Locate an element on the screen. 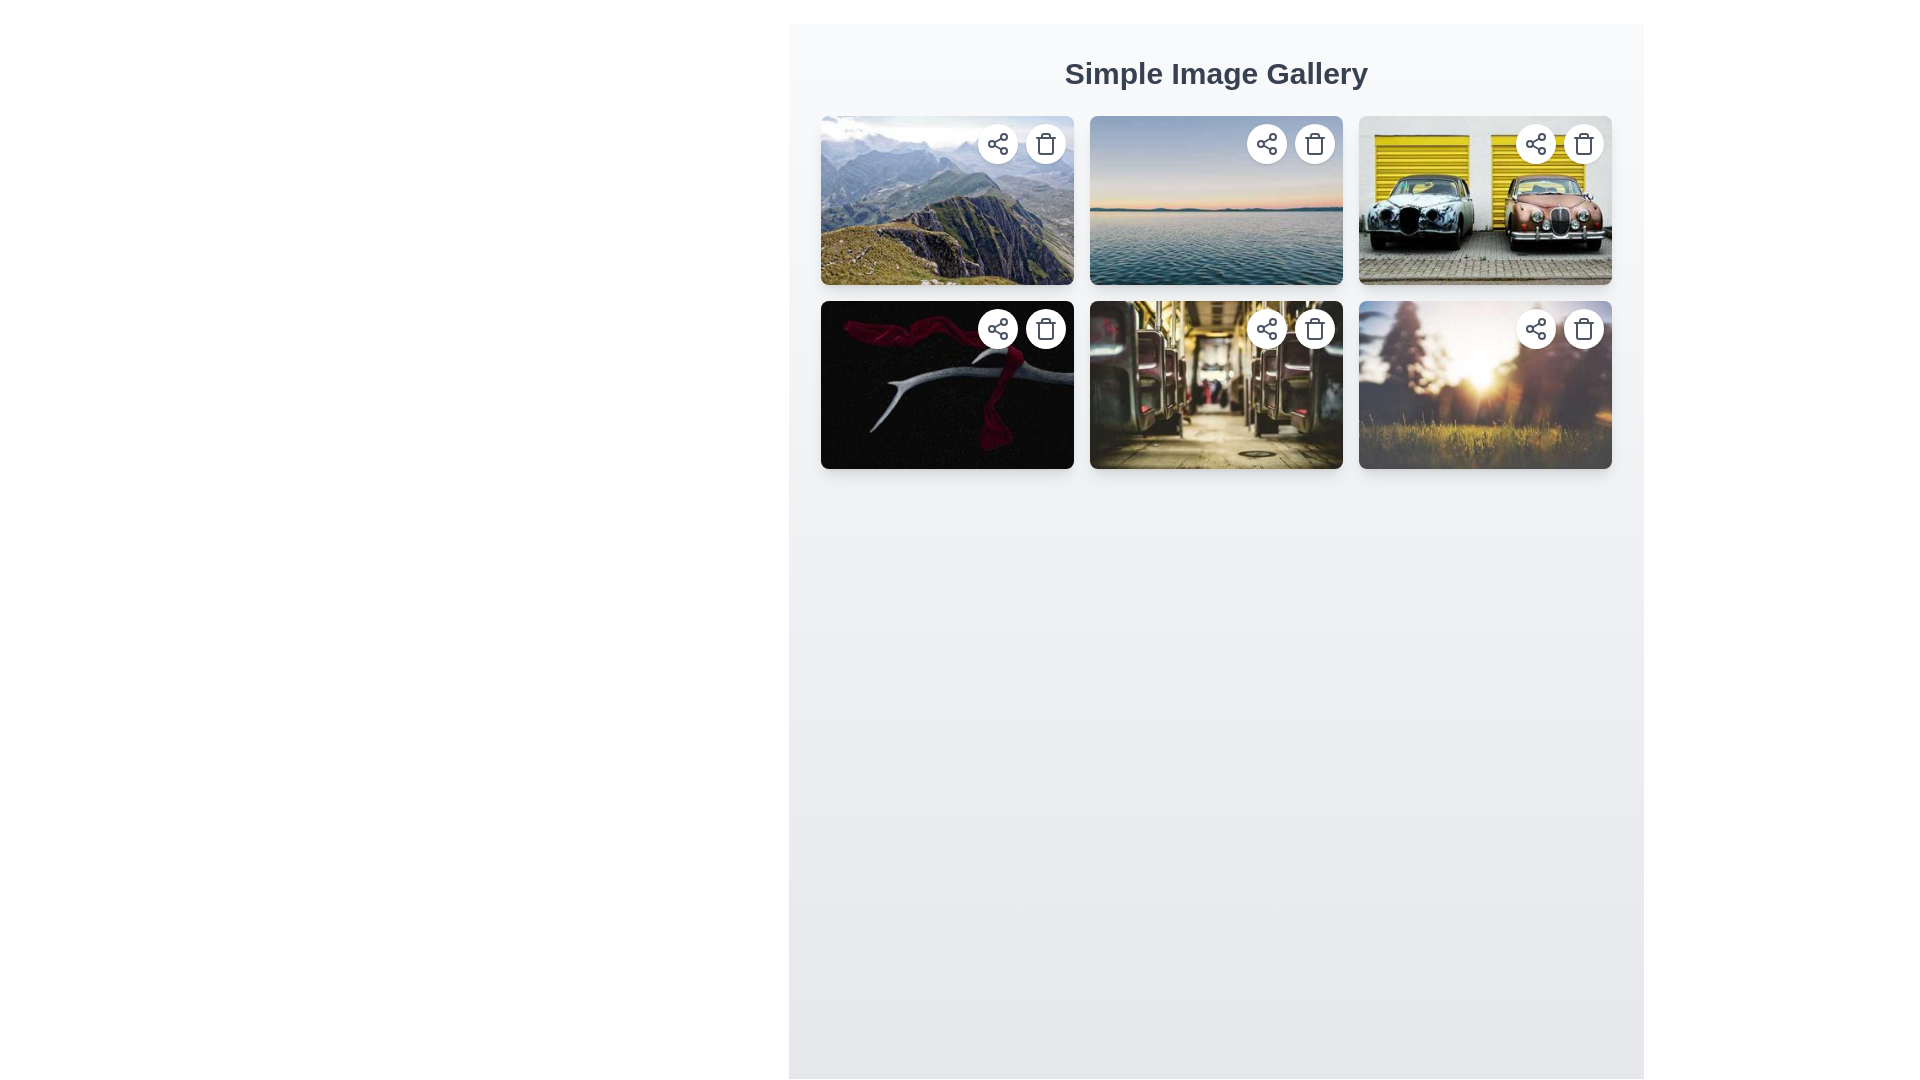 The width and height of the screenshot is (1920, 1080). the delete icon button (trash can icon) located in the top-right corner of the second row of images is located at coordinates (1315, 326).